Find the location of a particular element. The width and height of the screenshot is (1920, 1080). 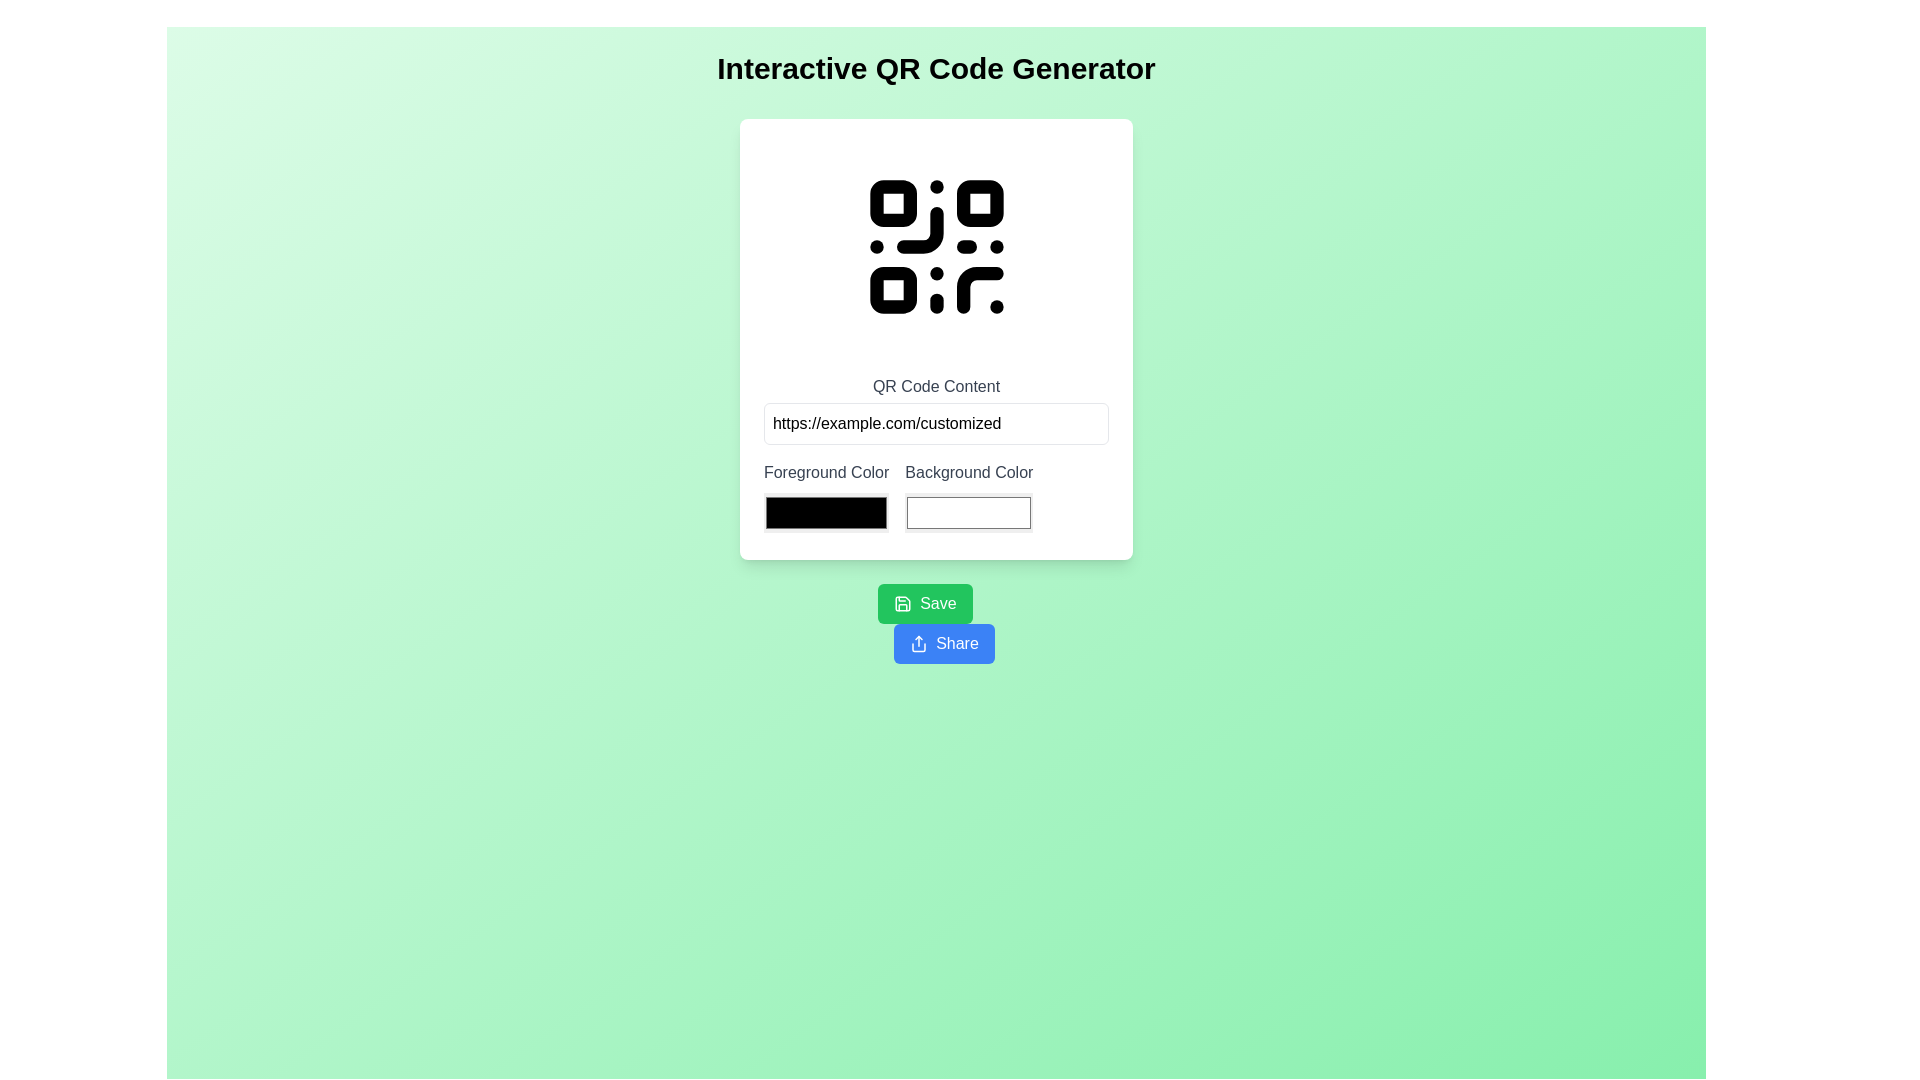

the first color input field that allows users to select or input a color for the foreground, located to the left of the 'Background Color' selector is located at coordinates (826, 497).